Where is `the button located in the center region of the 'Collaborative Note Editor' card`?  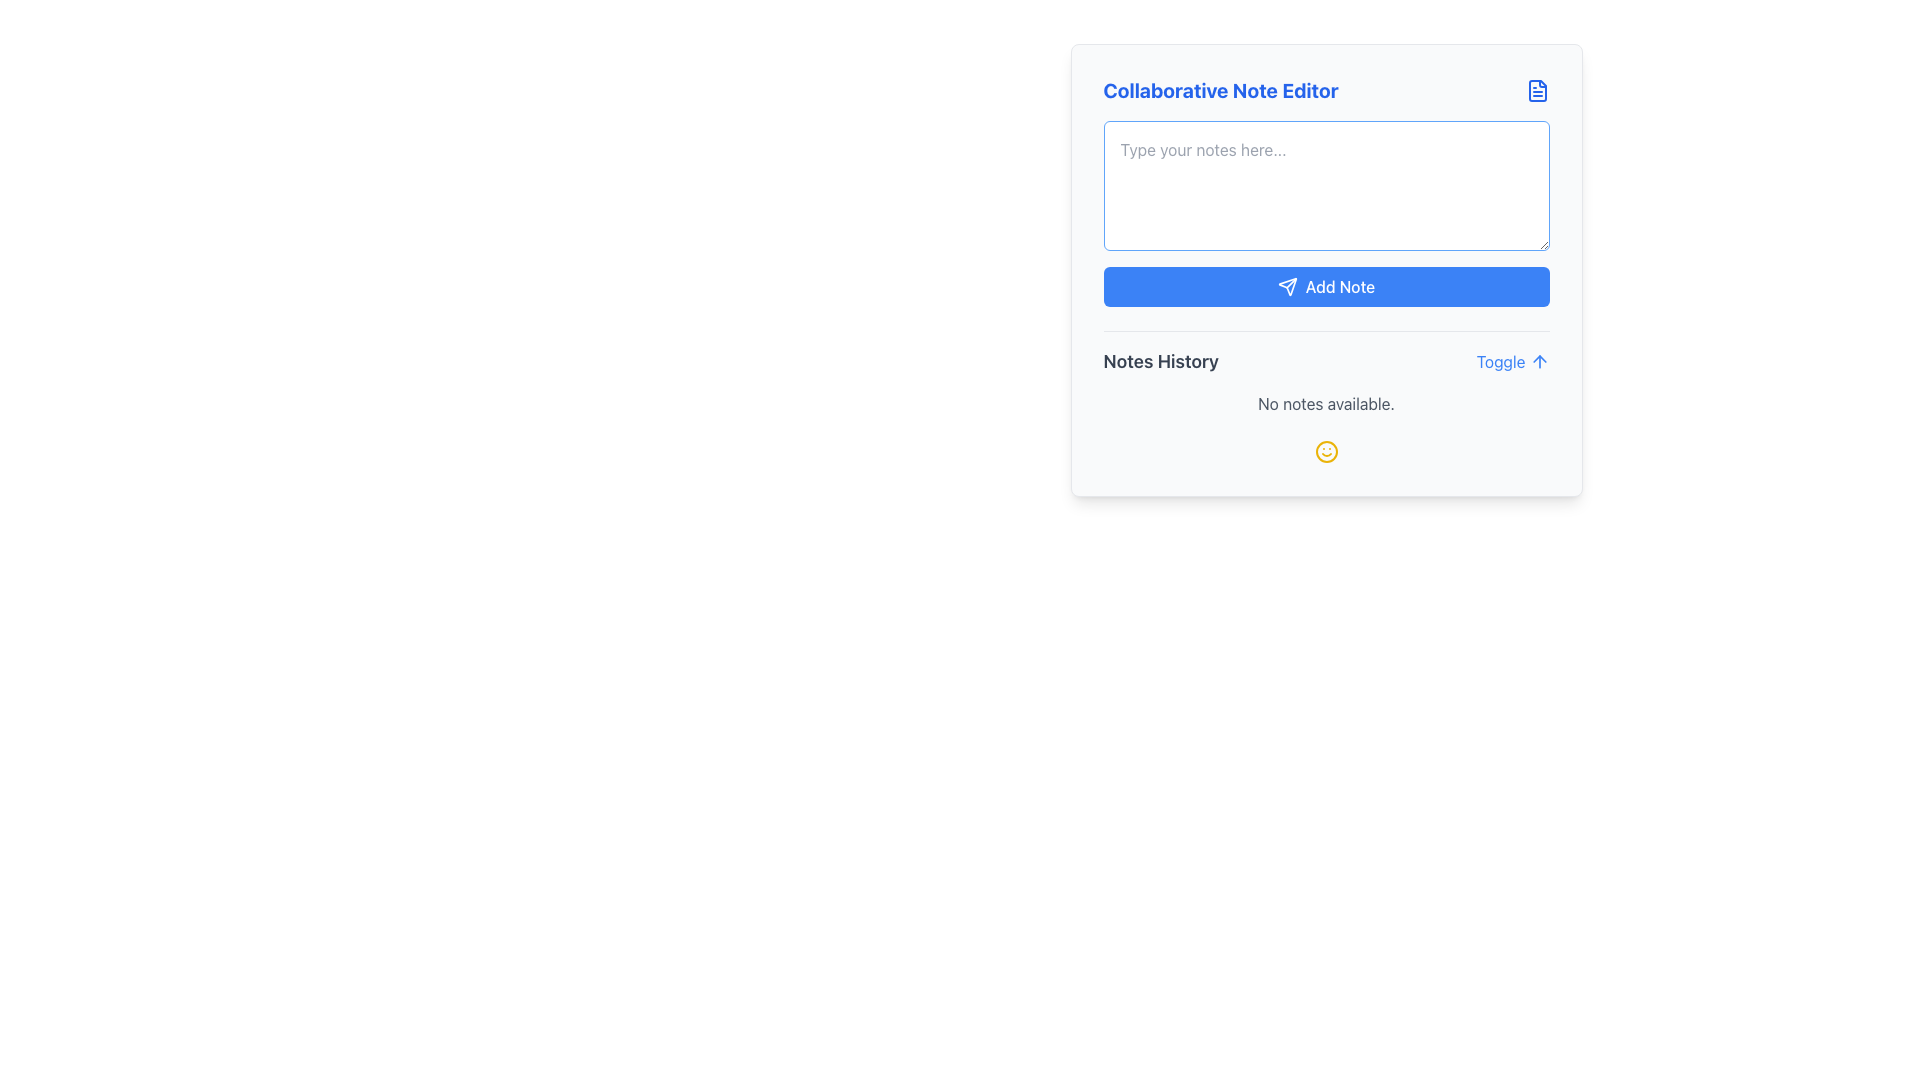
the button located in the center region of the 'Collaborative Note Editor' card is located at coordinates (1326, 286).